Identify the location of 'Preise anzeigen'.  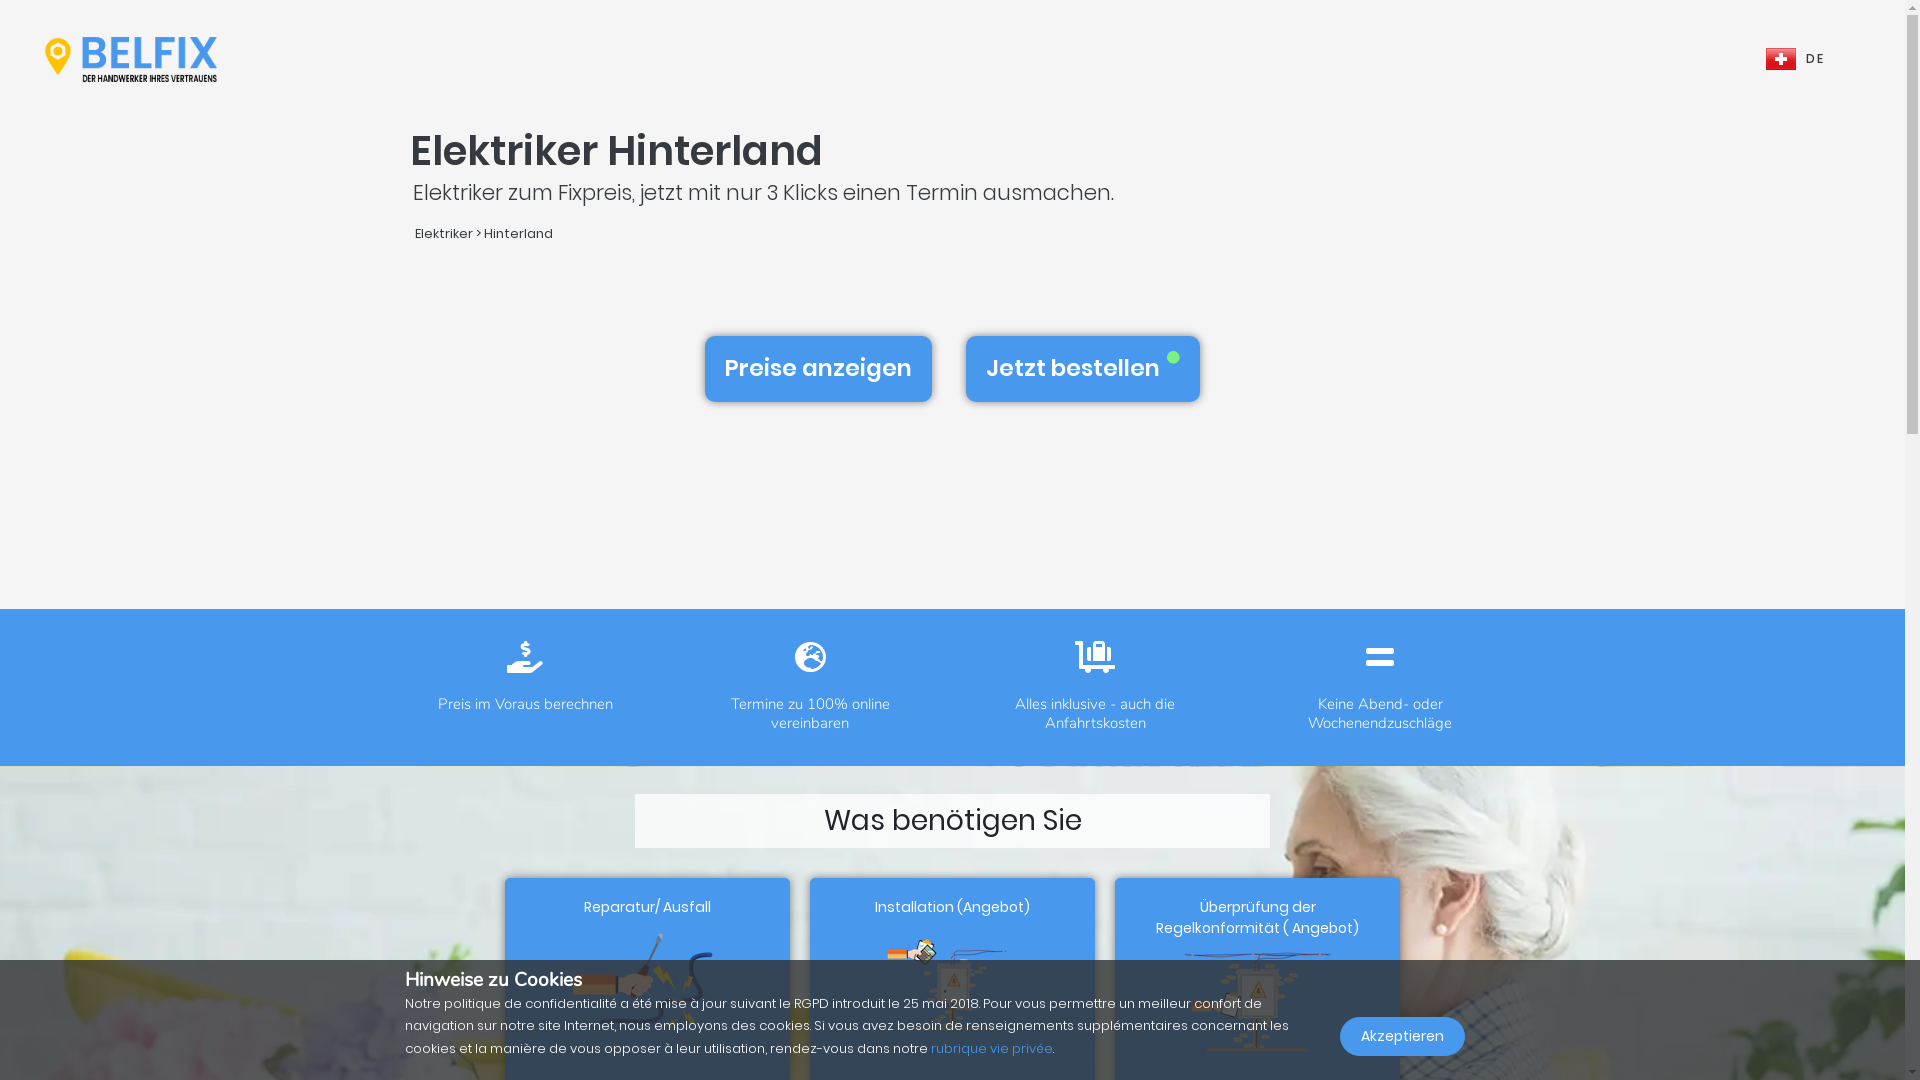
(818, 369).